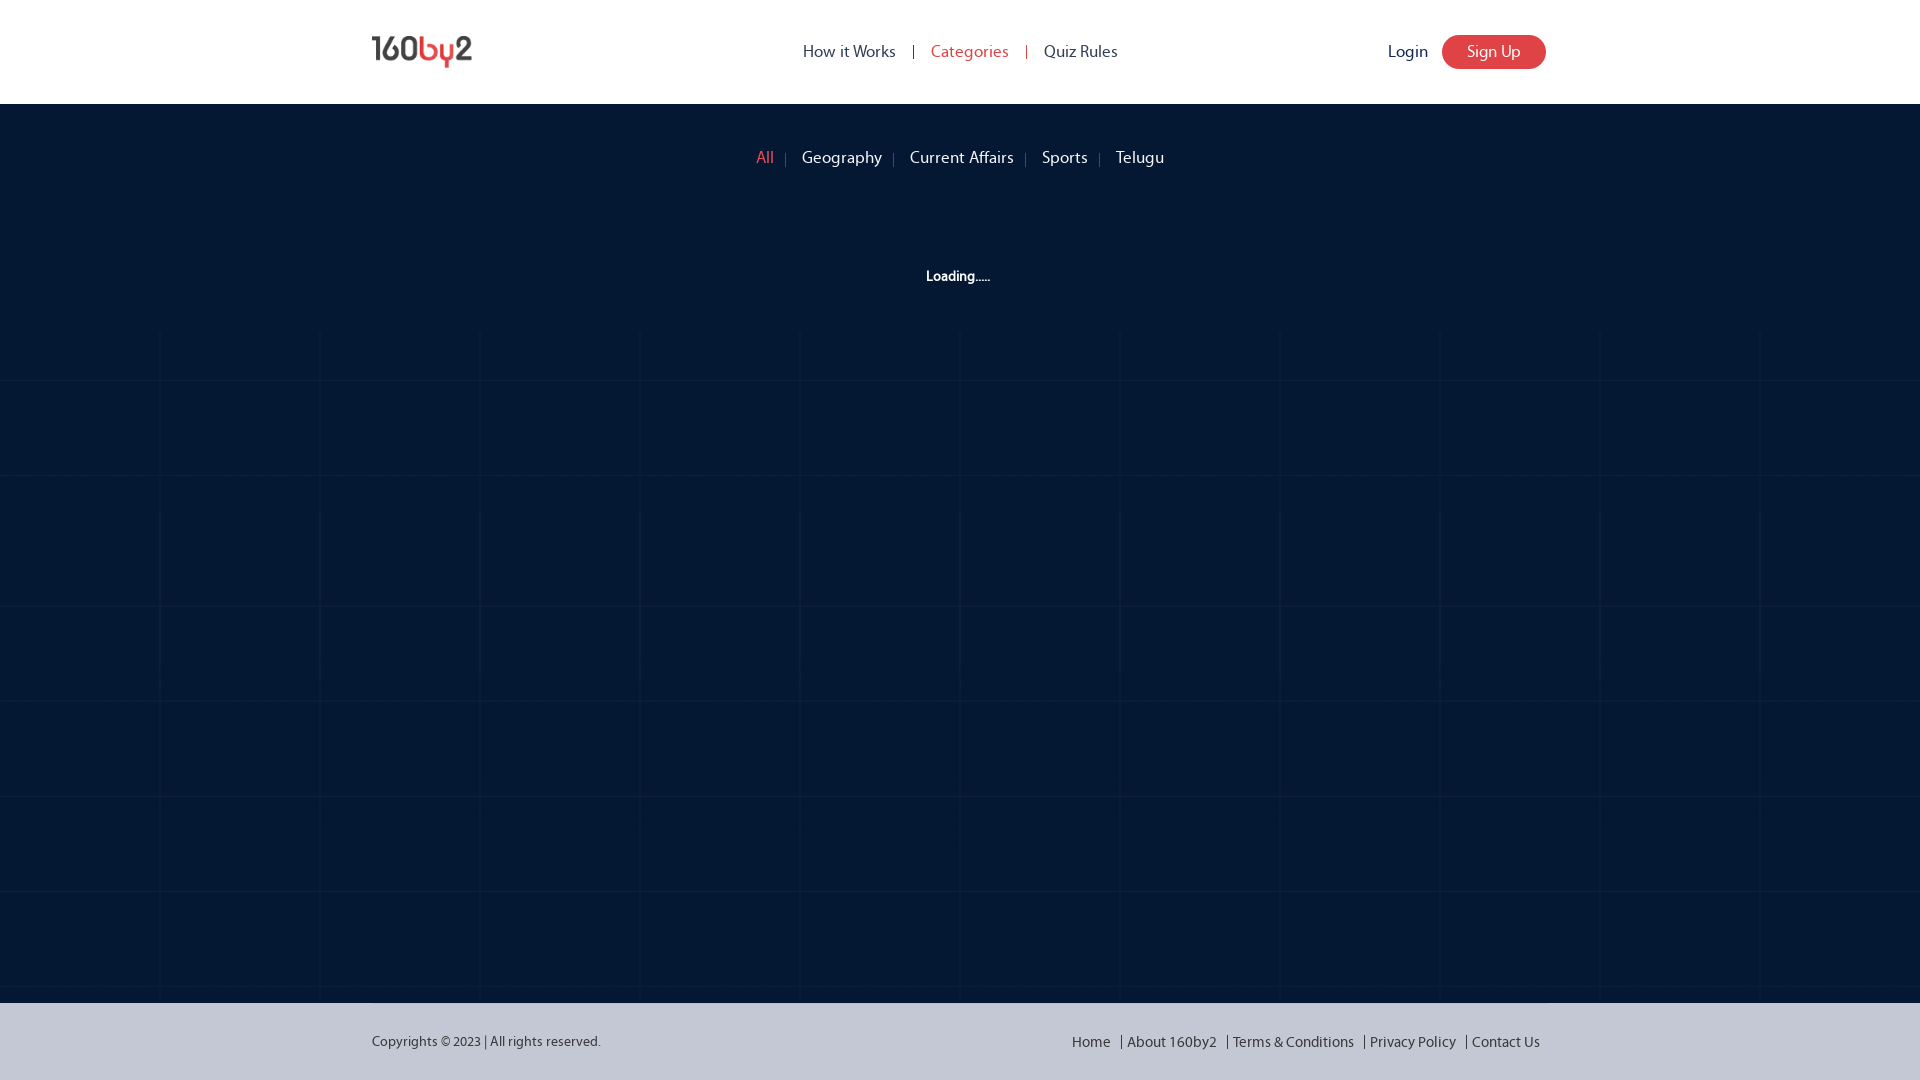 Image resolution: width=1920 pixels, height=1080 pixels. What do you see at coordinates (1117, 1040) in the screenshot?
I see `'About 160by2'` at bounding box center [1117, 1040].